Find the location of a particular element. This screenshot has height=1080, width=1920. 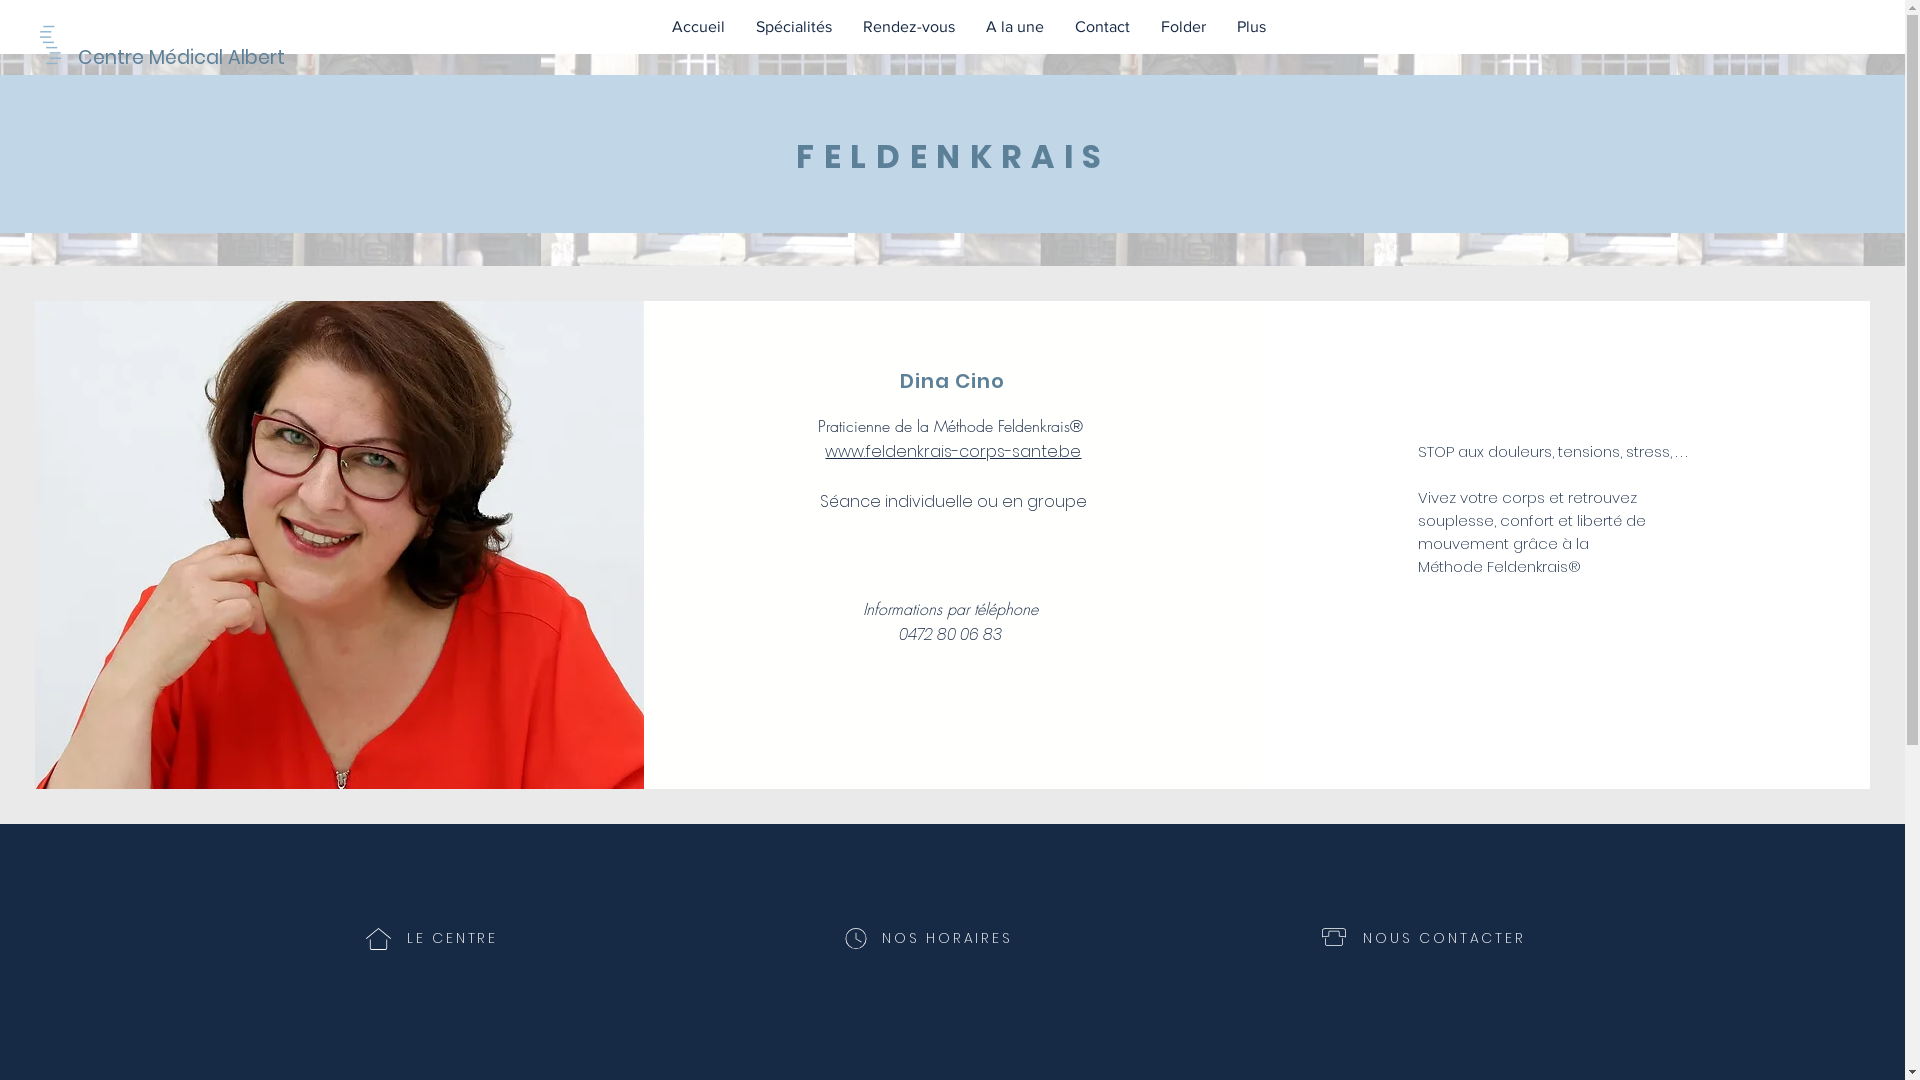

'Rendez-vous' is located at coordinates (845, 27).